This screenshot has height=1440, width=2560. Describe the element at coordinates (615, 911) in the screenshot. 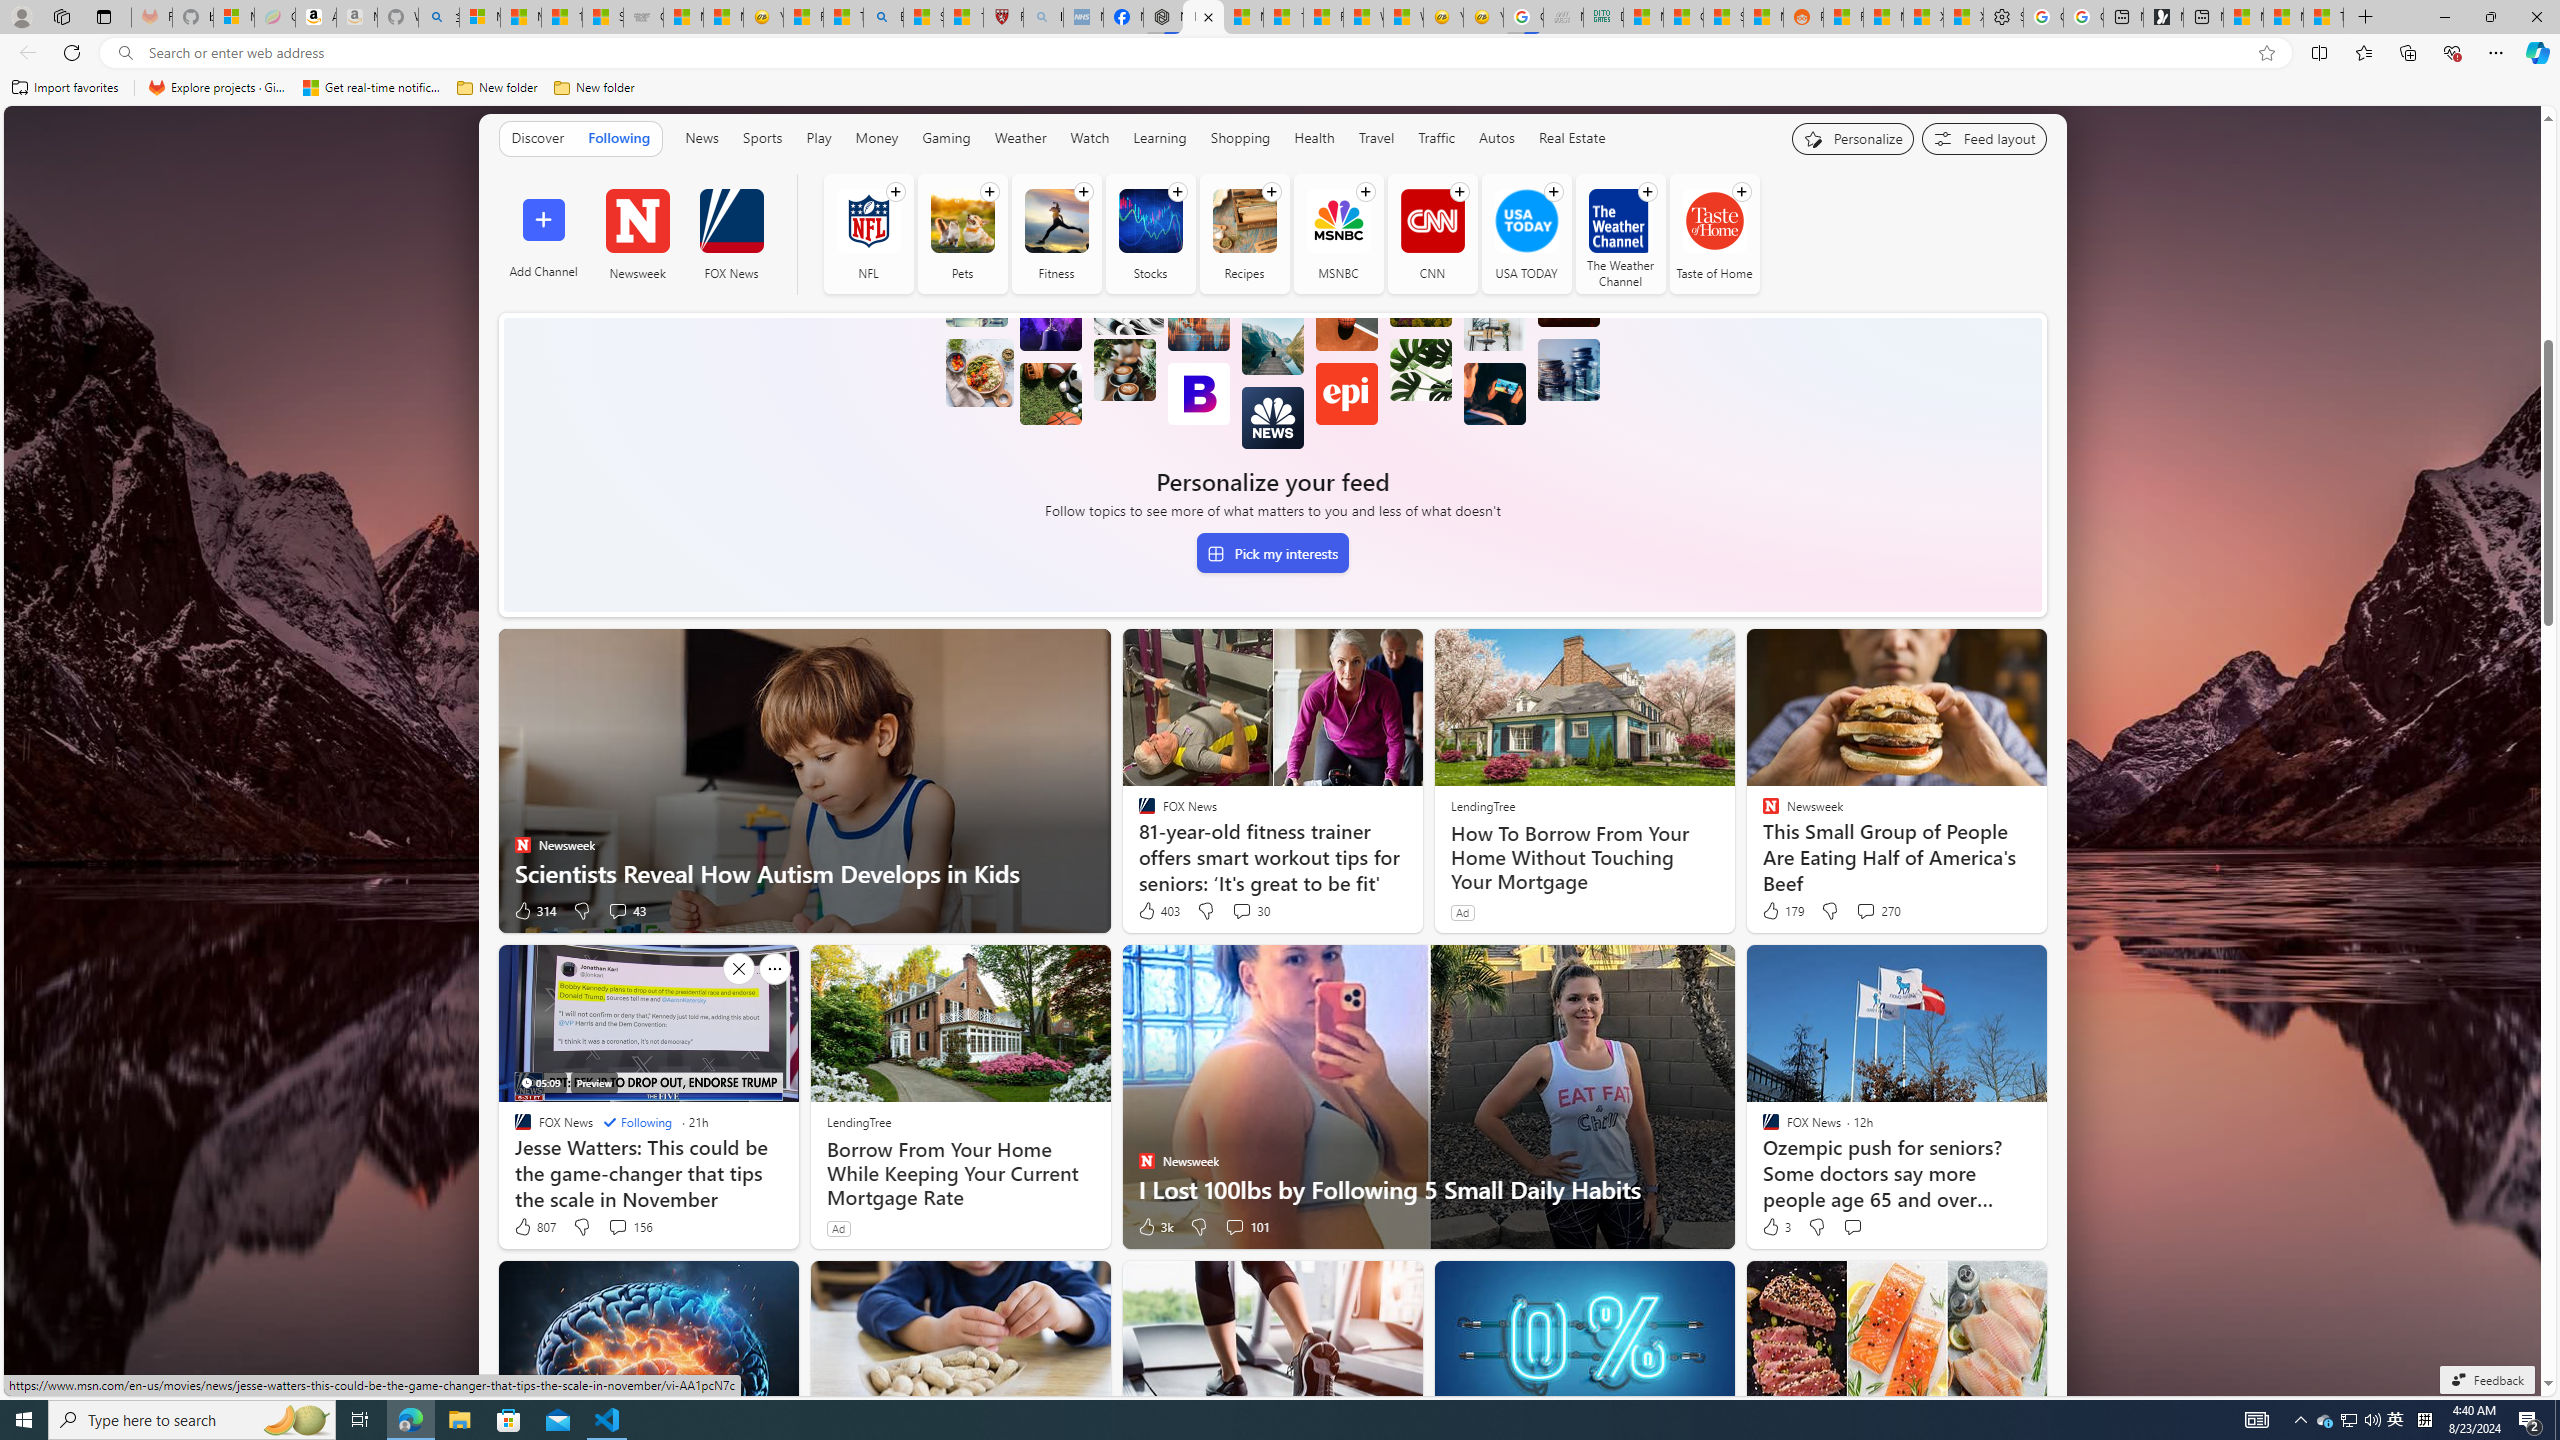

I see `'View comments 43 Comment'` at that location.